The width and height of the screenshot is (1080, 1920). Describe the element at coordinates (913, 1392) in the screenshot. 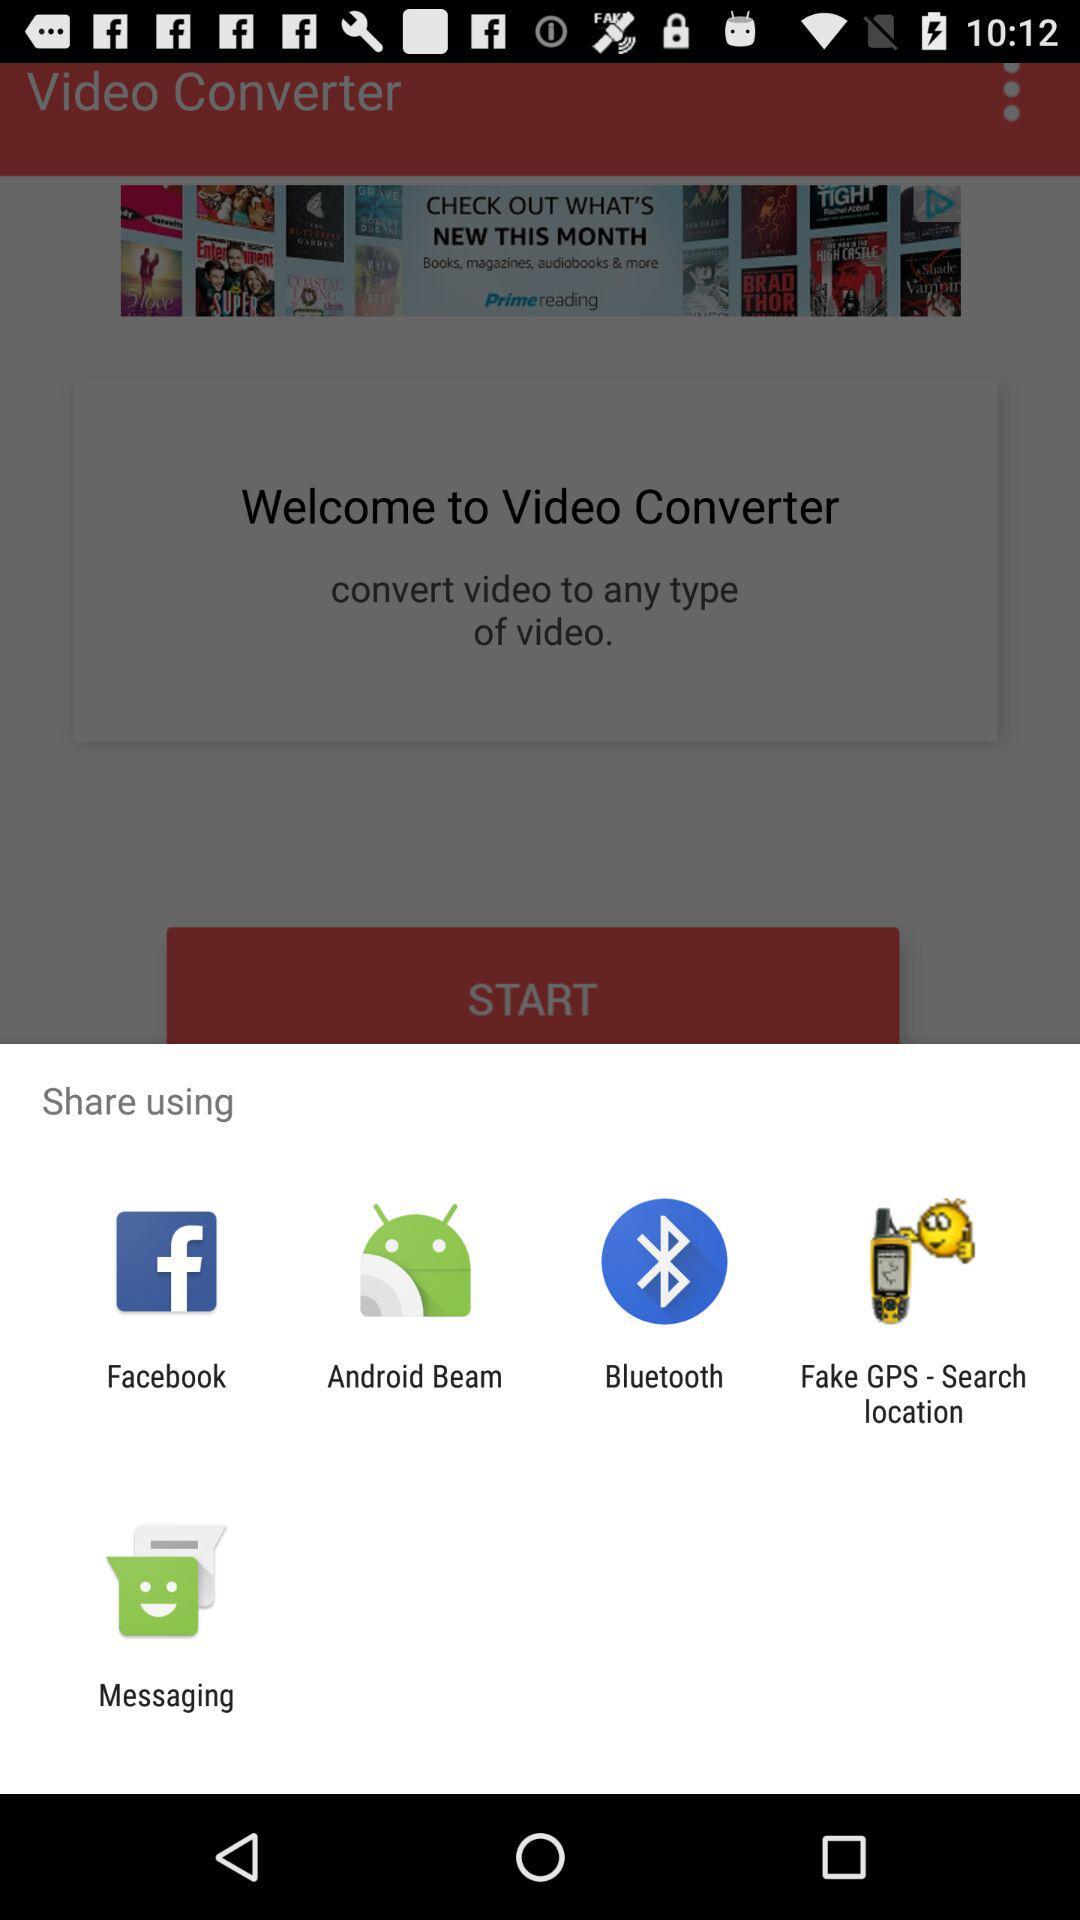

I see `the fake gps search icon` at that location.